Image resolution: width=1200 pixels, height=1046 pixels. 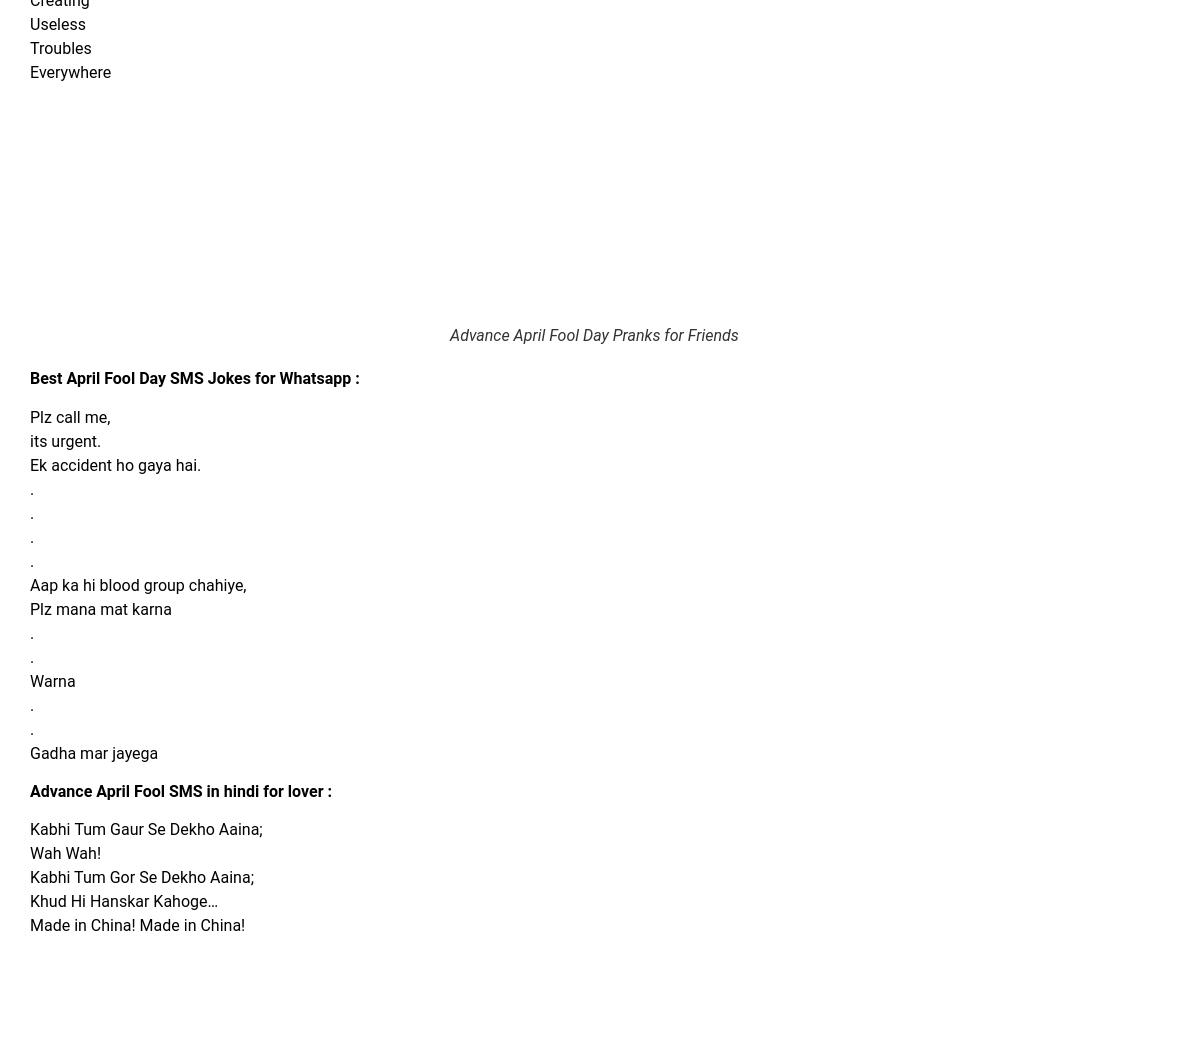 What do you see at coordinates (65, 852) in the screenshot?
I see `'Wah Wah!'` at bounding box center [65, 852].